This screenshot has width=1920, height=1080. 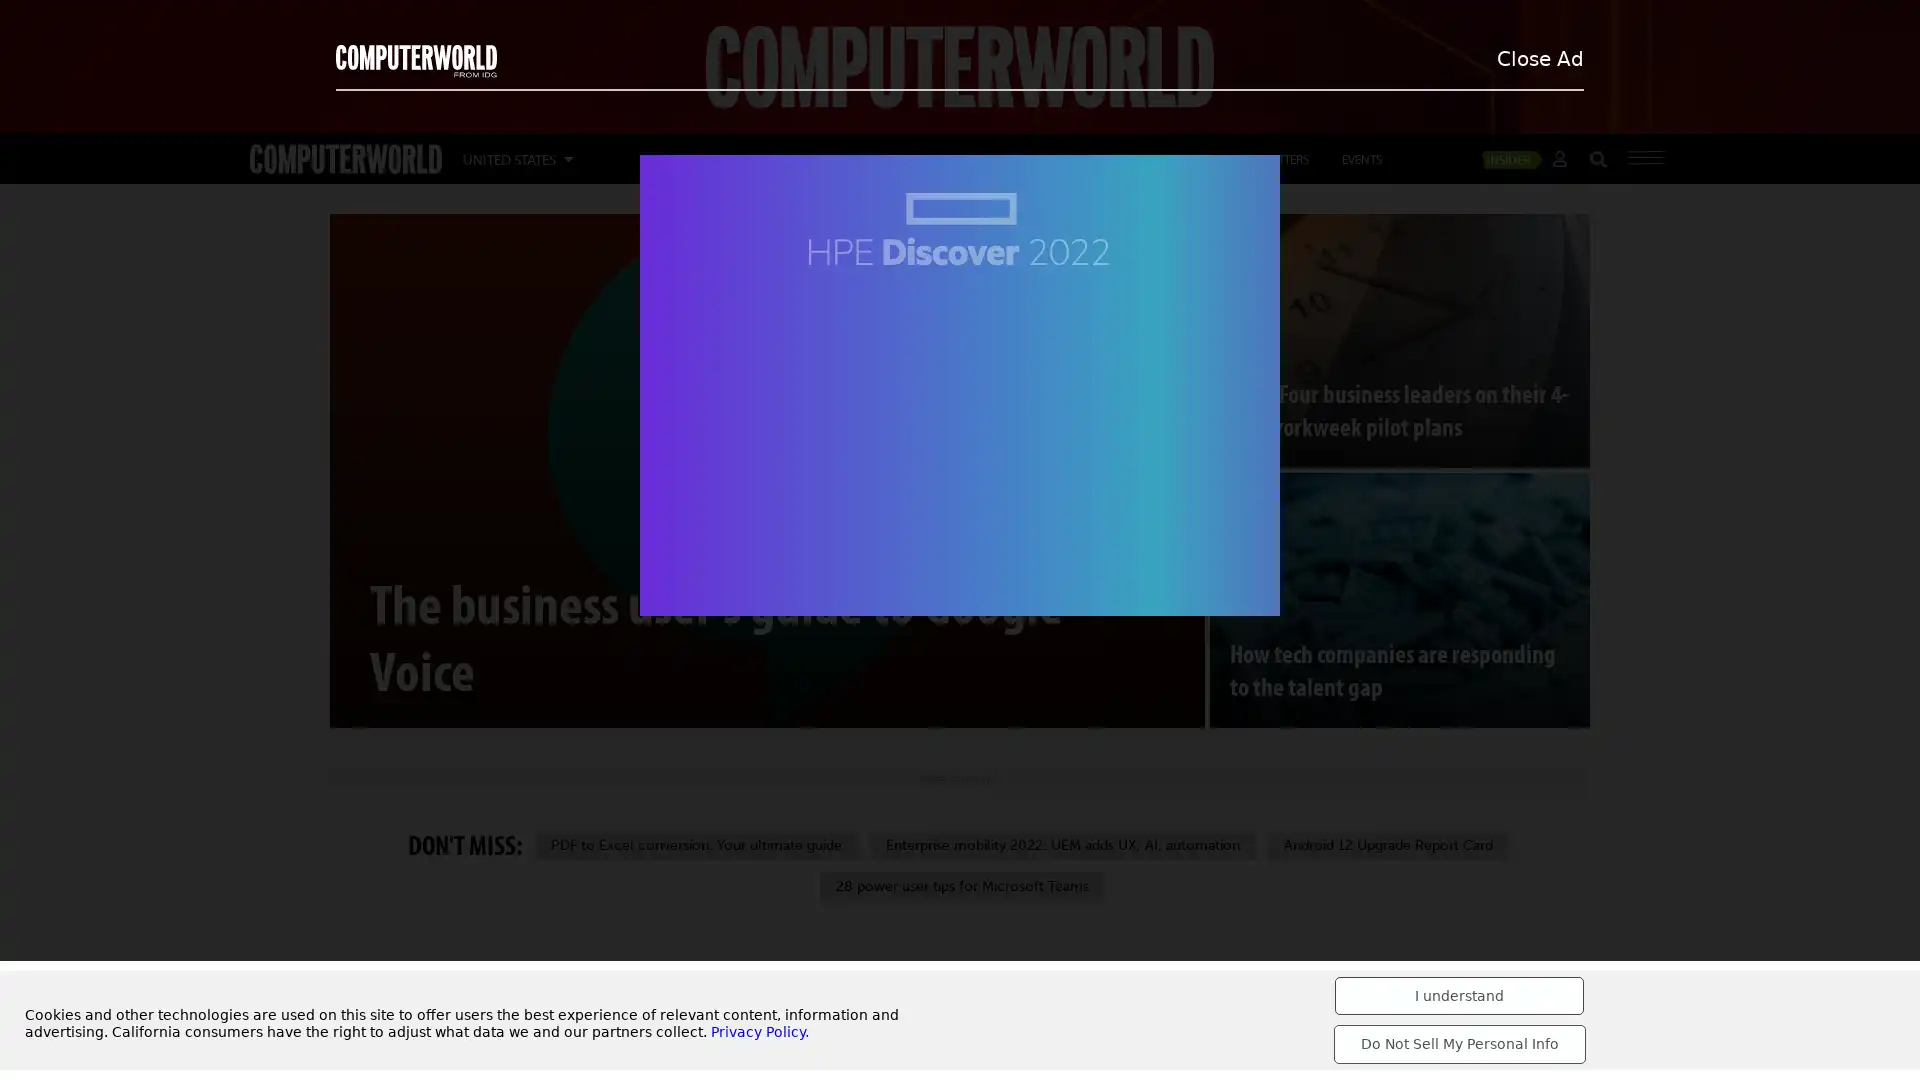 I want to click on Follow on Twitter, so click(x=517, y=963).